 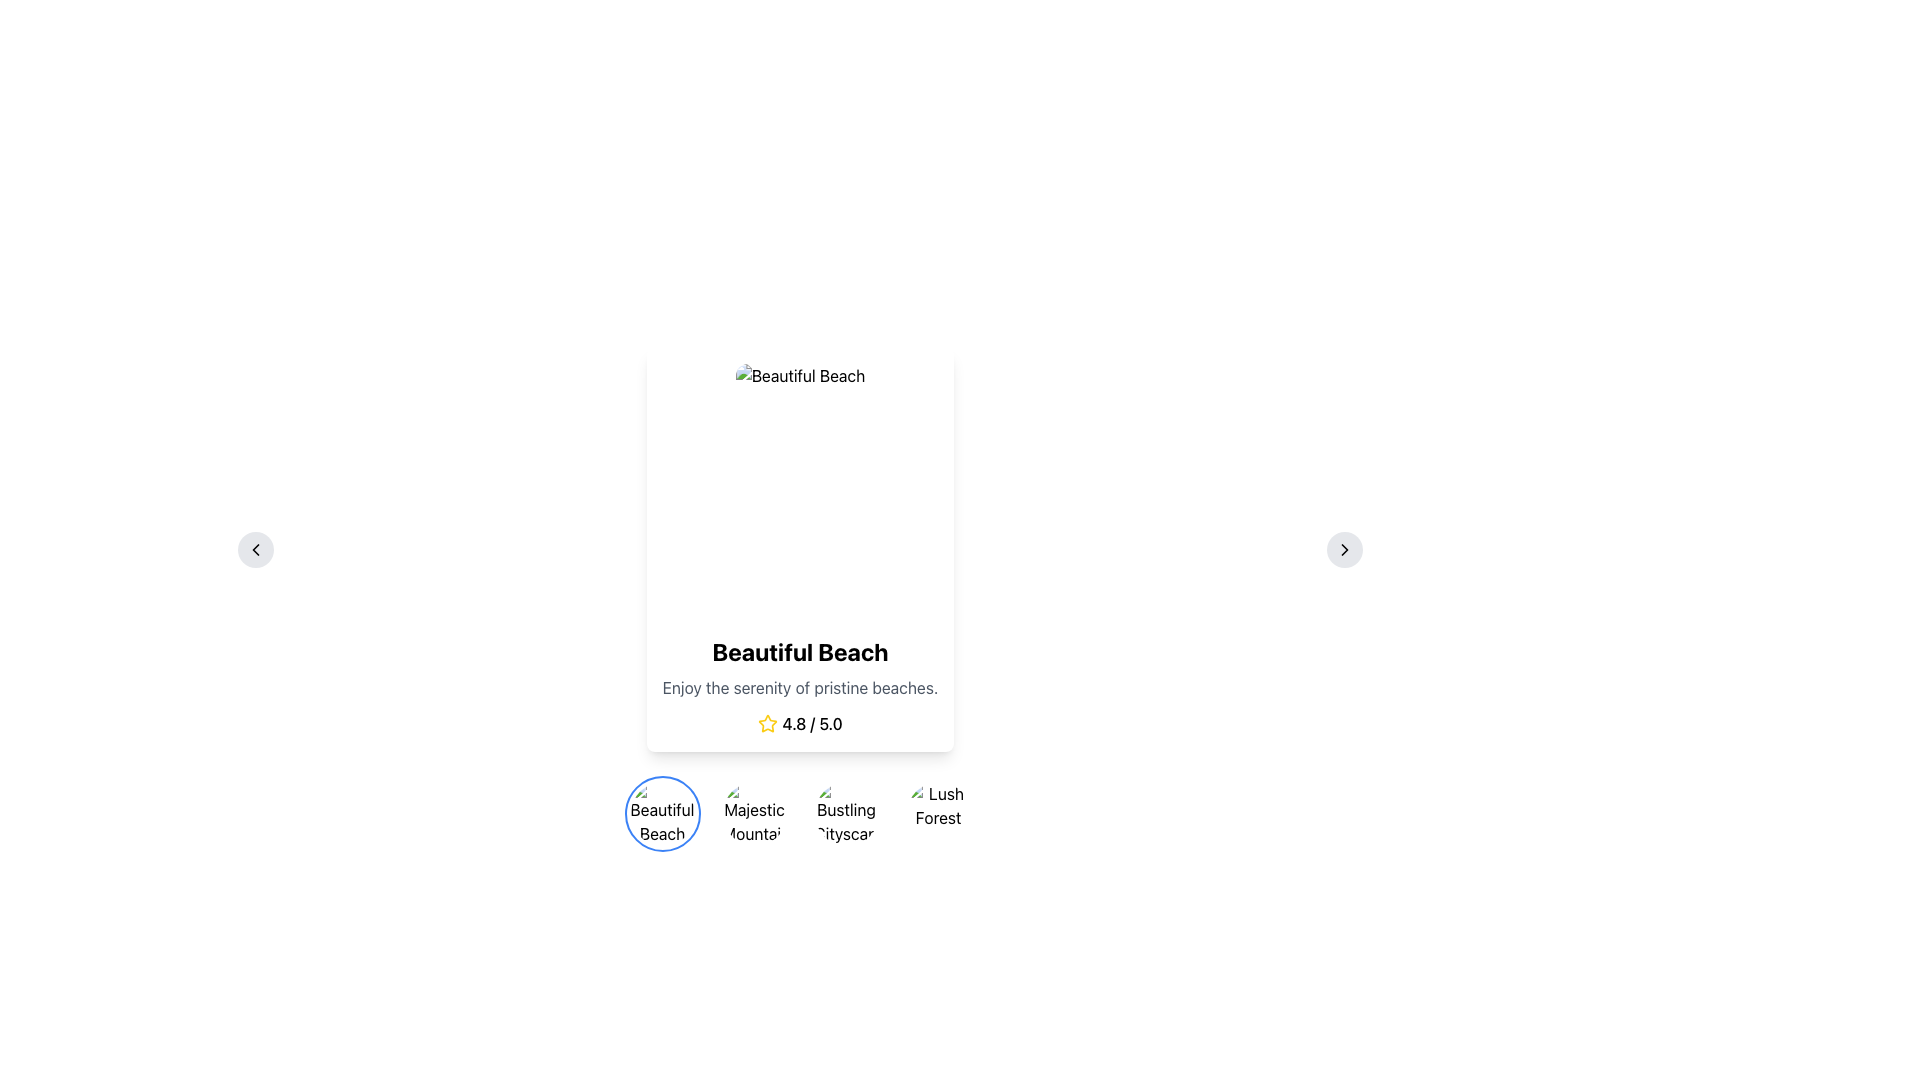 I want to click on the outlined yellow star icon indicating a rating or favorite feature, located to the left of the rating text '4.8 / 5.0', so click(x=767, y=724).